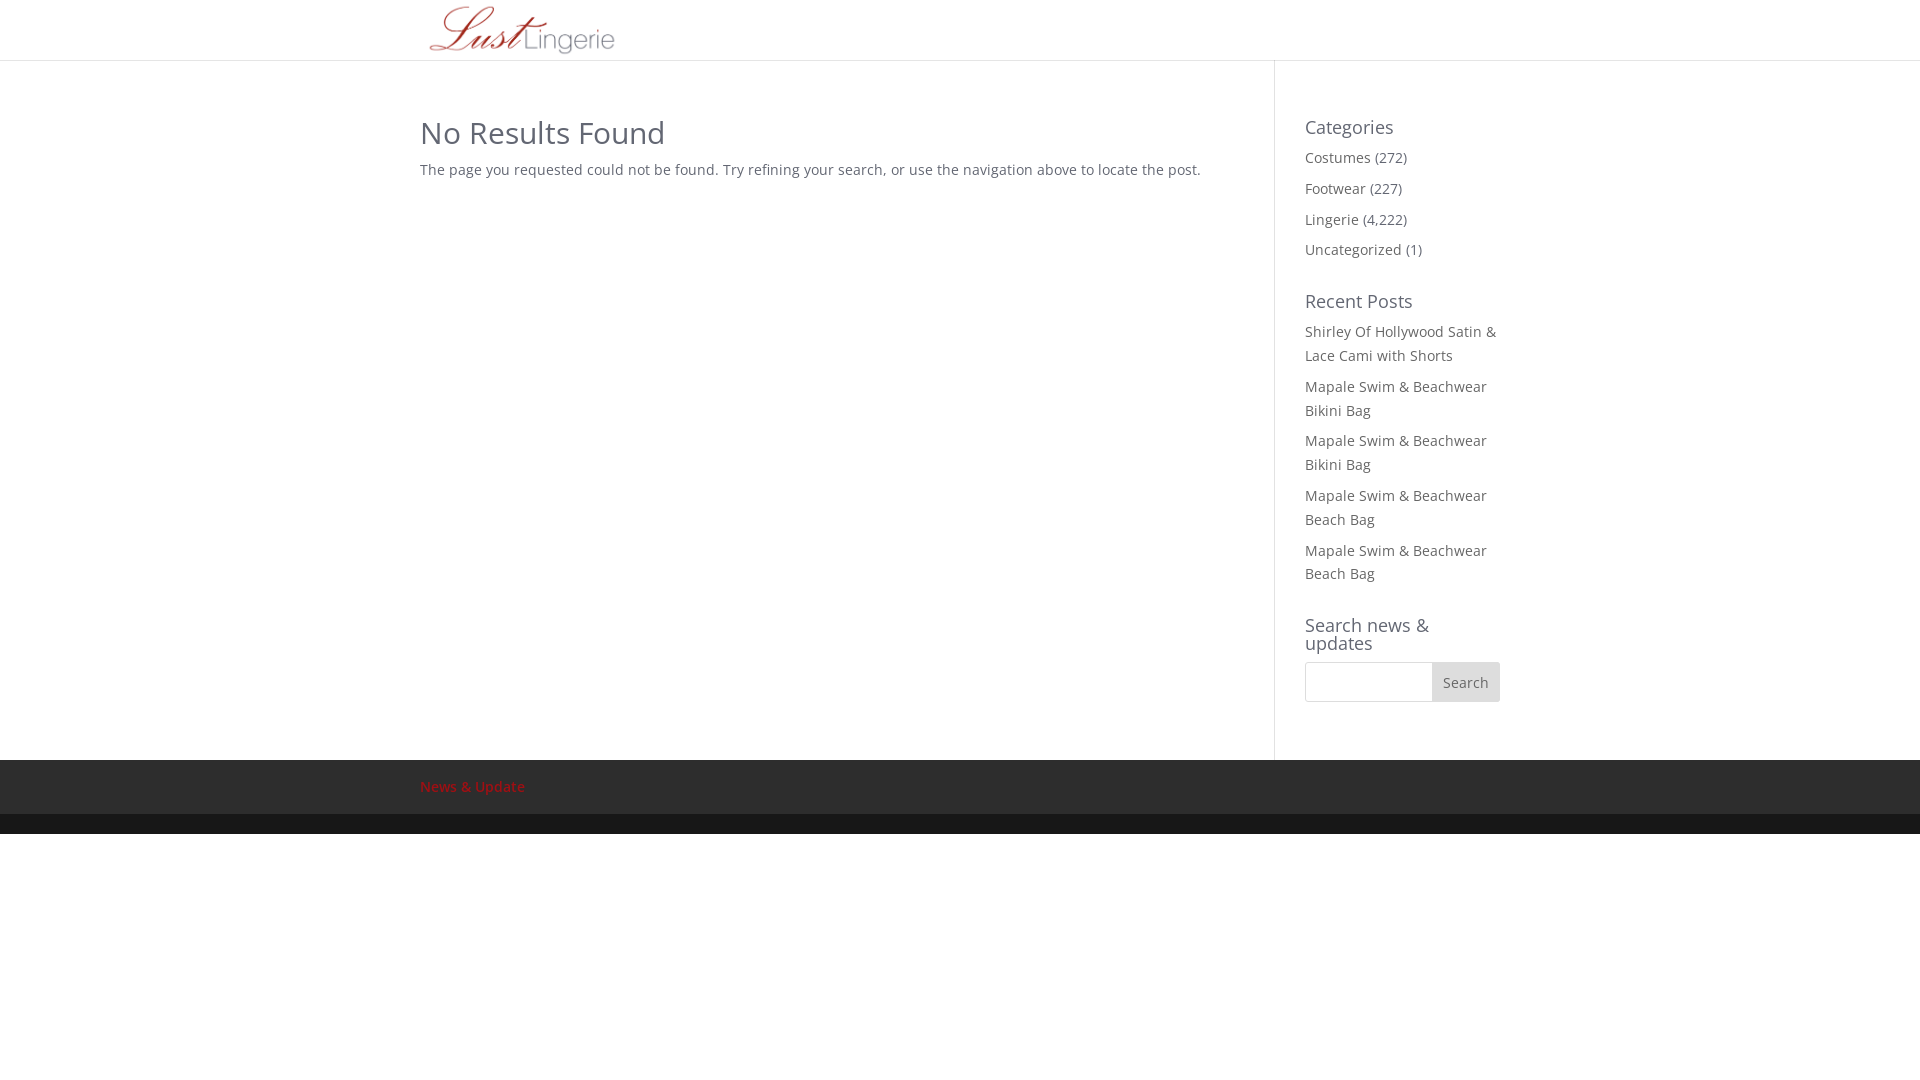  What do you see at coordinates (1335, 188) in the screenshot?
I see `'Footwear'` at bounding box center [1335, 188].